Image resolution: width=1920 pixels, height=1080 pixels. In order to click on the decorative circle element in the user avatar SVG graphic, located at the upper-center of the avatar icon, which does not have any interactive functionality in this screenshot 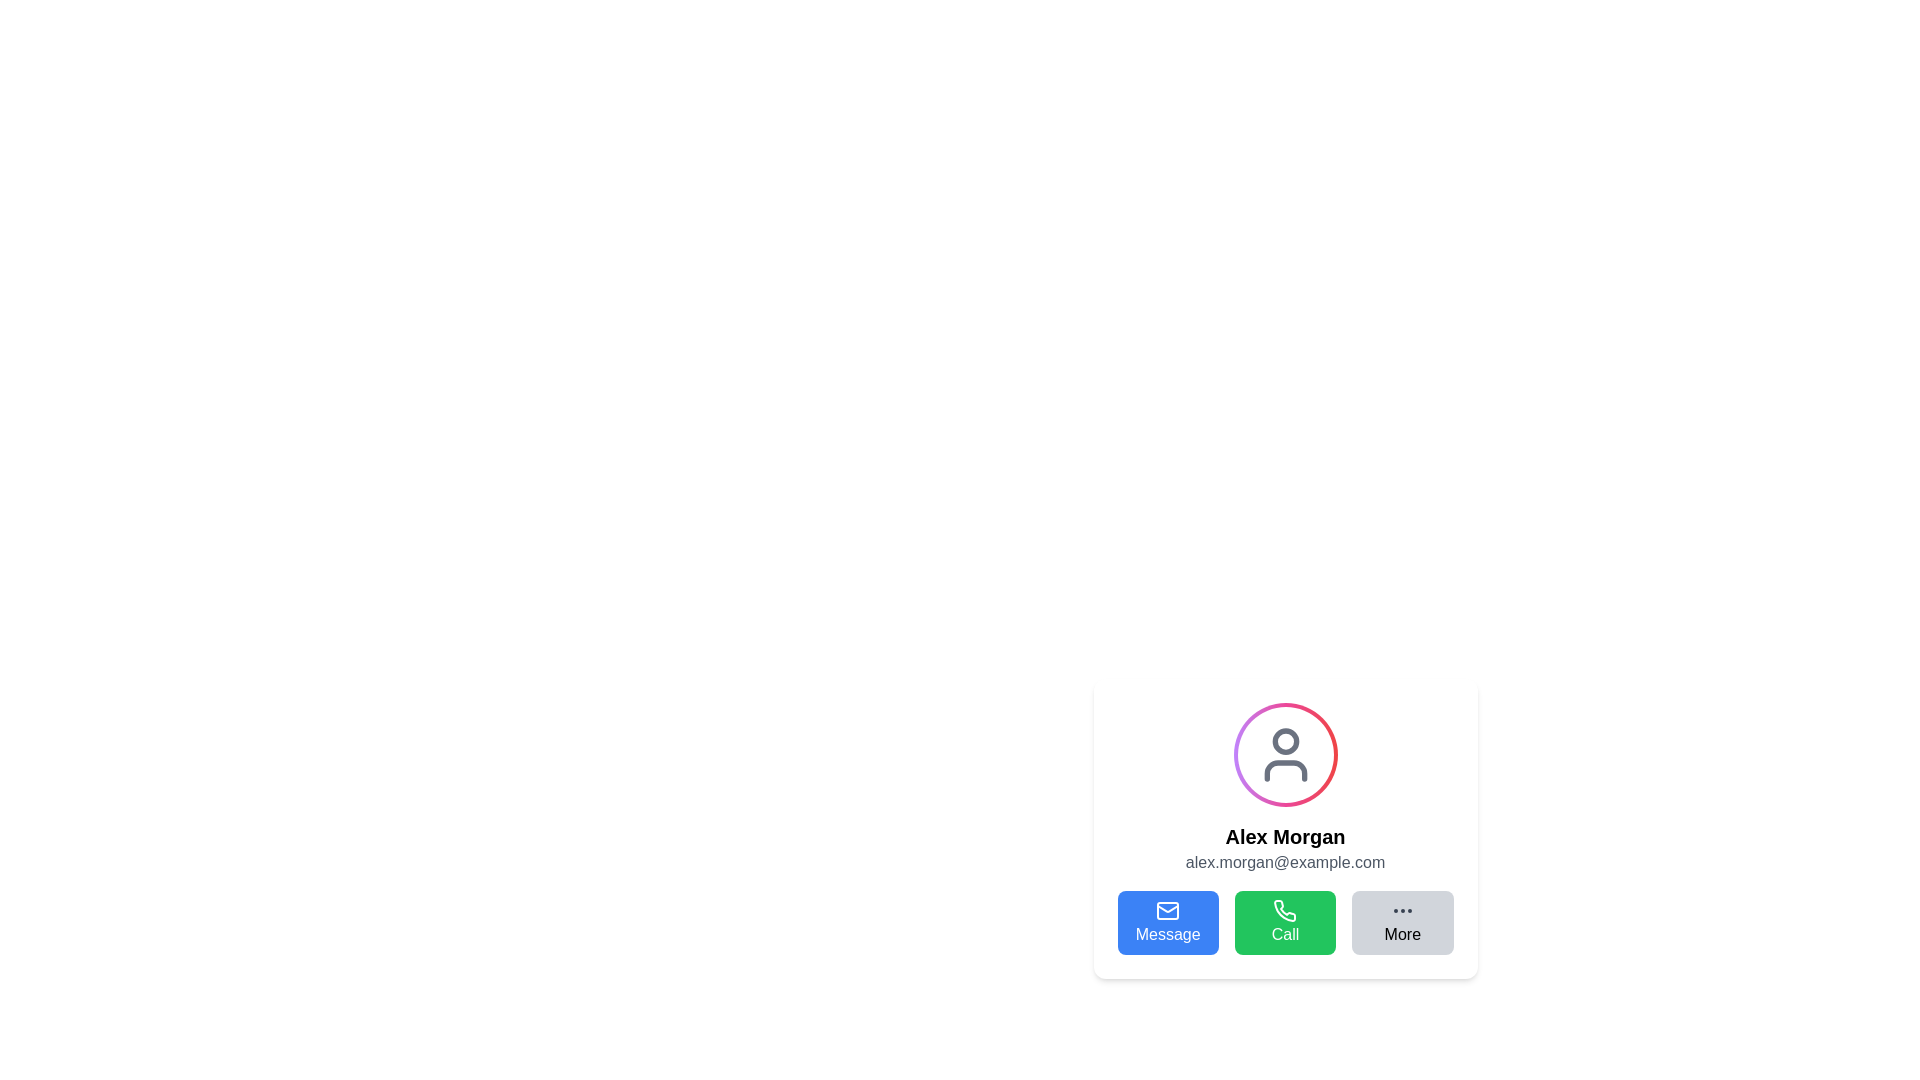, I will do `click(1285, 741)`.